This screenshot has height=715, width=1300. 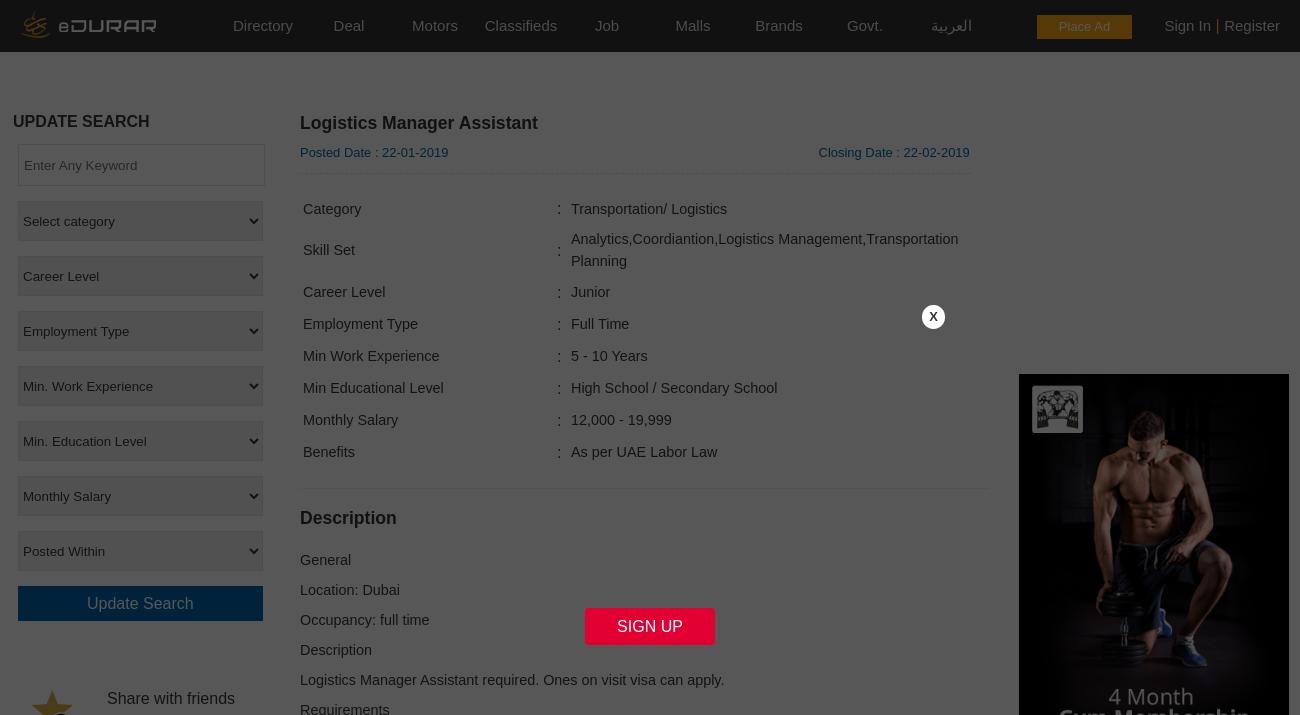 What do you see at coordinates (569, 417) in the screenshot?
I see `'12,000 - 19,999'` at bounding box center [569, 417].